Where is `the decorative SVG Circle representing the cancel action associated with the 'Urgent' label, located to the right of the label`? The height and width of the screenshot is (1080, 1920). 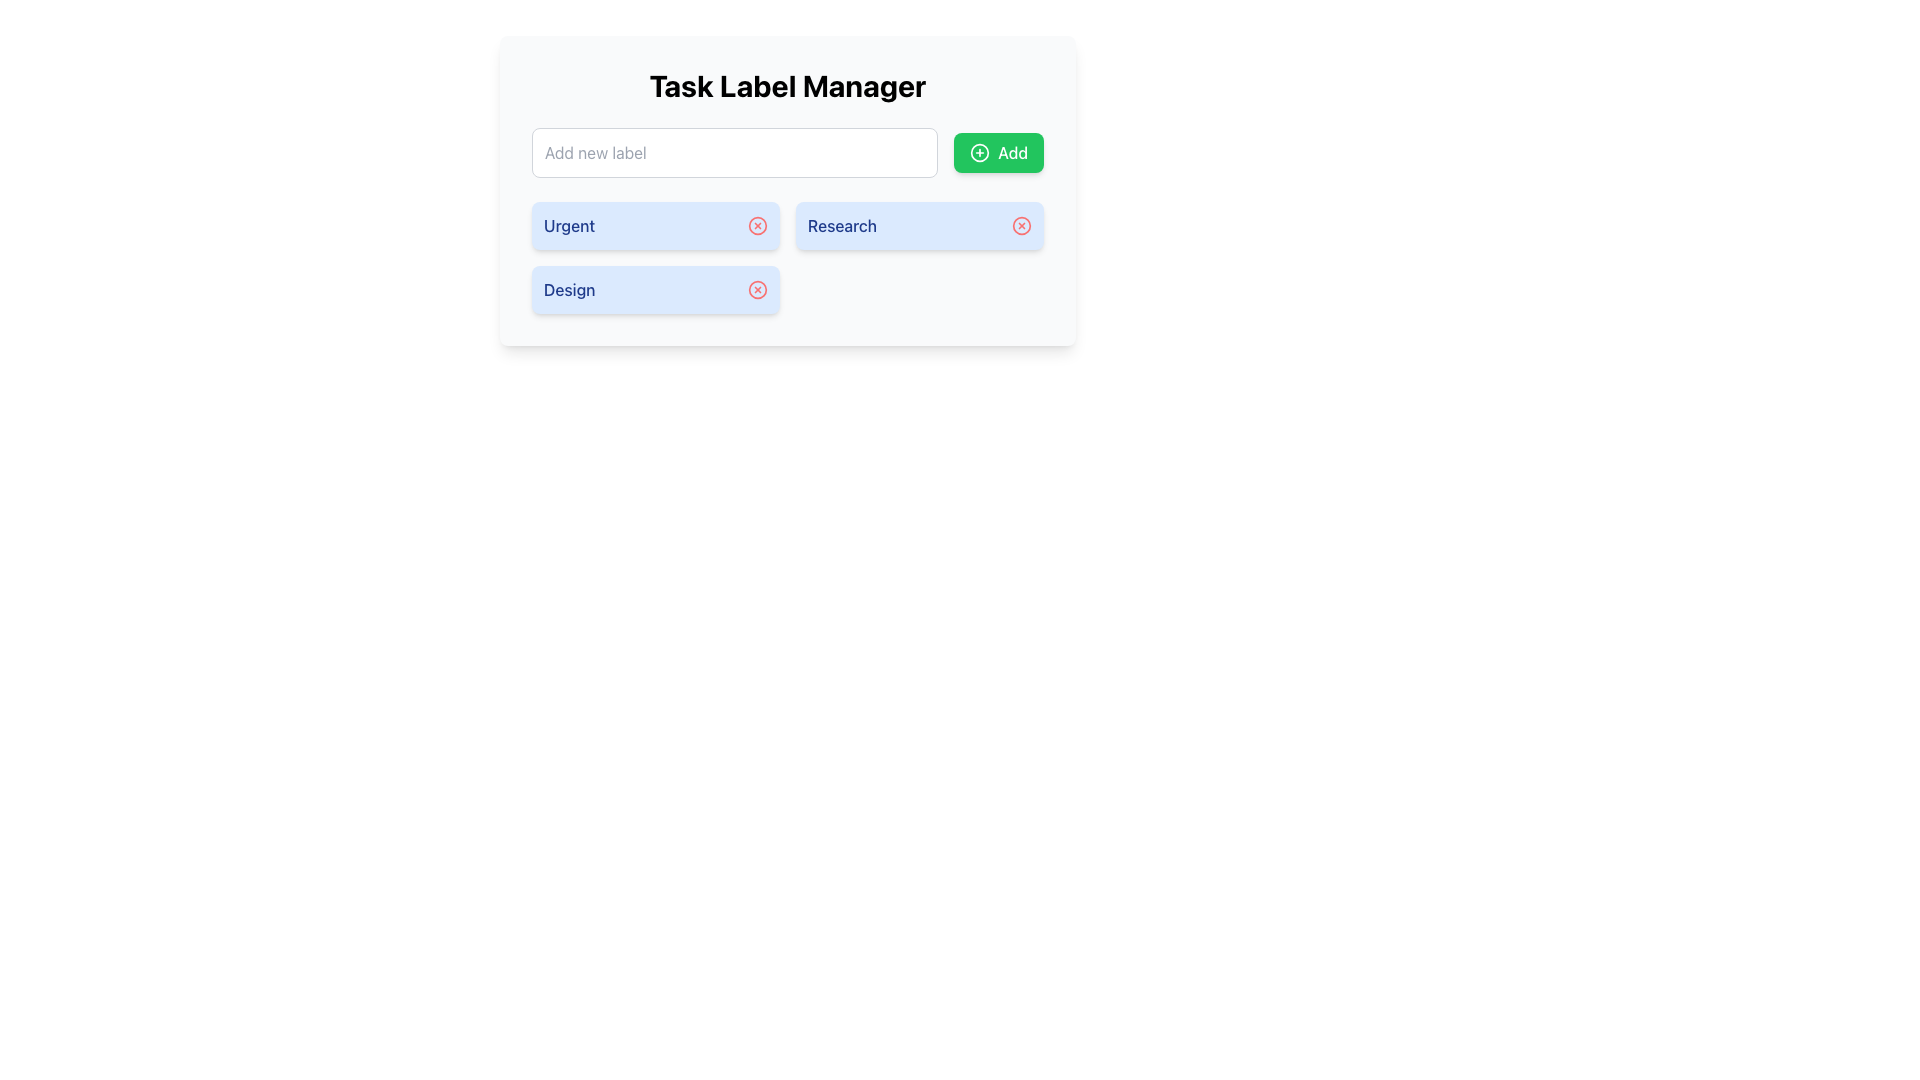
the decorative SVG Circle representing the cancel action associated with the 'Urgent' label, located to the right of the label is located at coordinates (757, 225).